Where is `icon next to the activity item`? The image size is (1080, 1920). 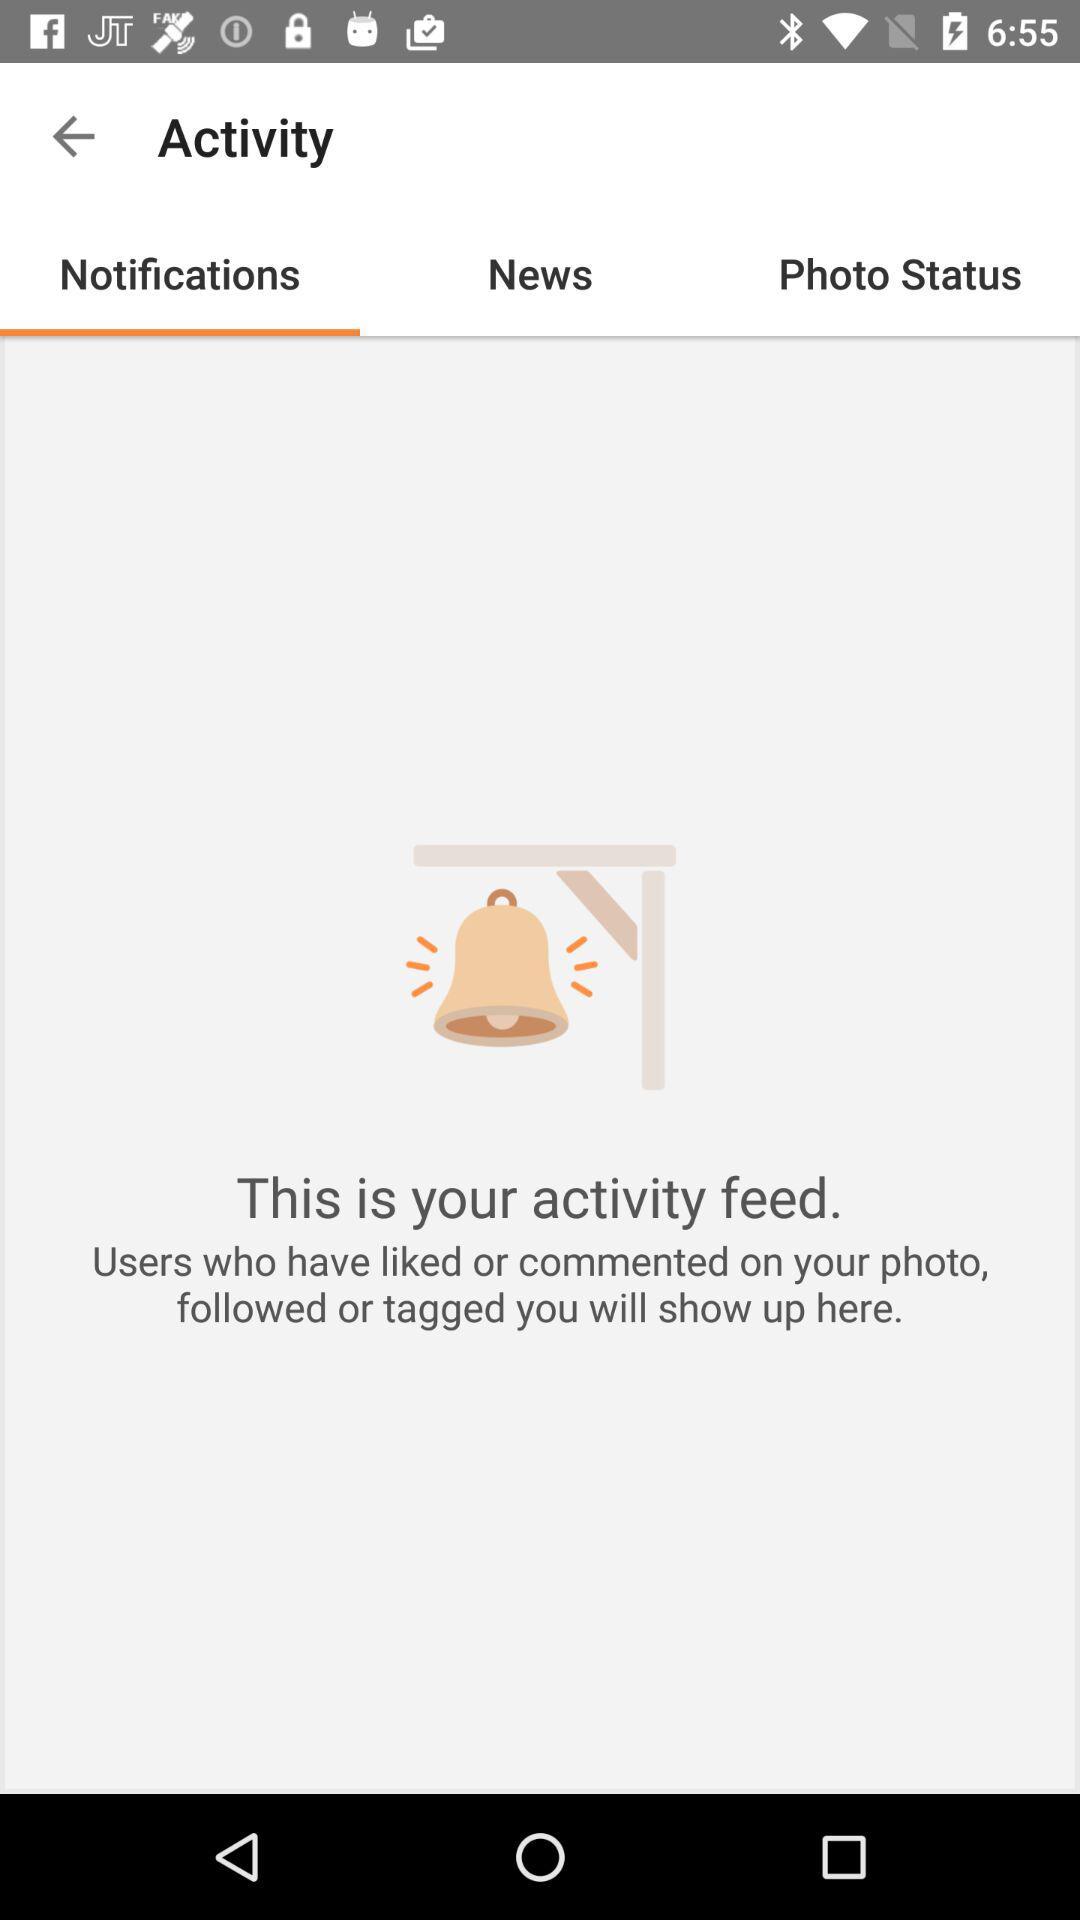
icon next to the activity item is located at coordinates (72, 135).